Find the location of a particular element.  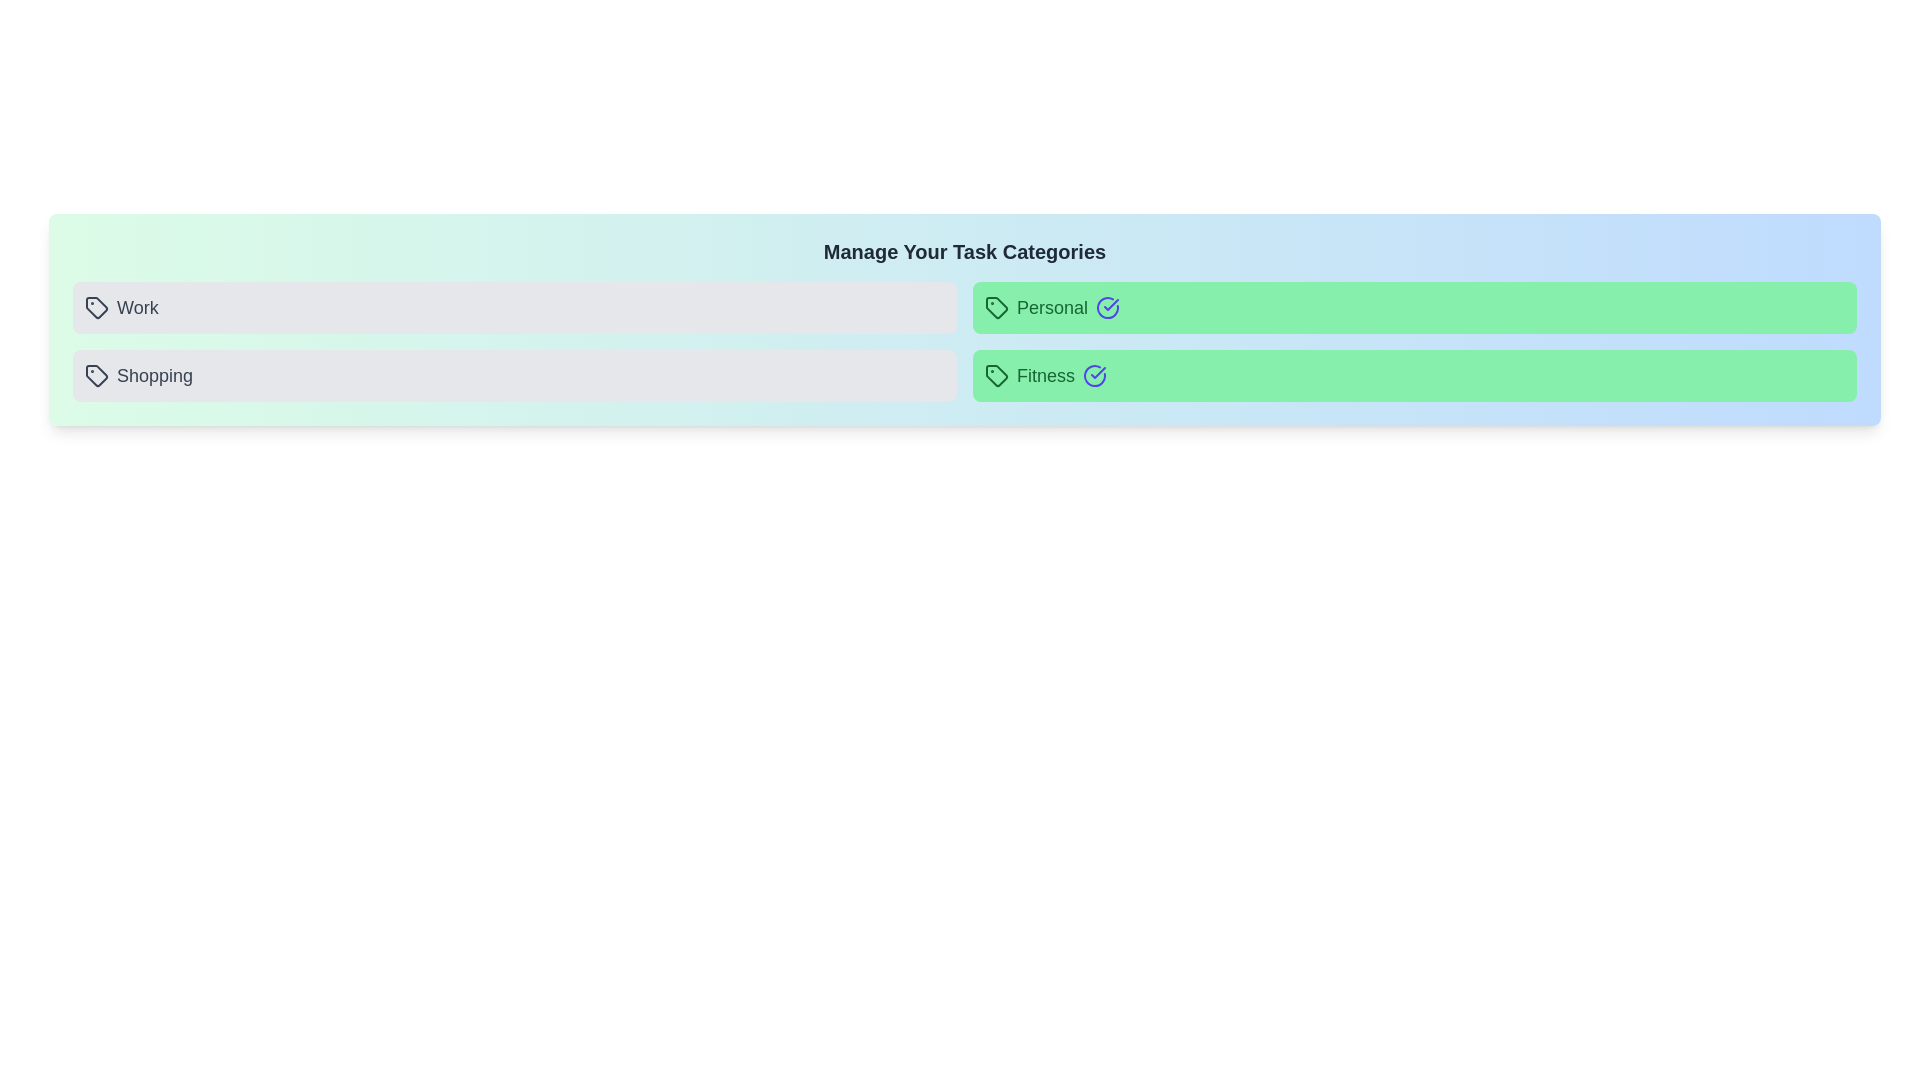

the button representing the category Fitness is located at coordinates (1414, 375).